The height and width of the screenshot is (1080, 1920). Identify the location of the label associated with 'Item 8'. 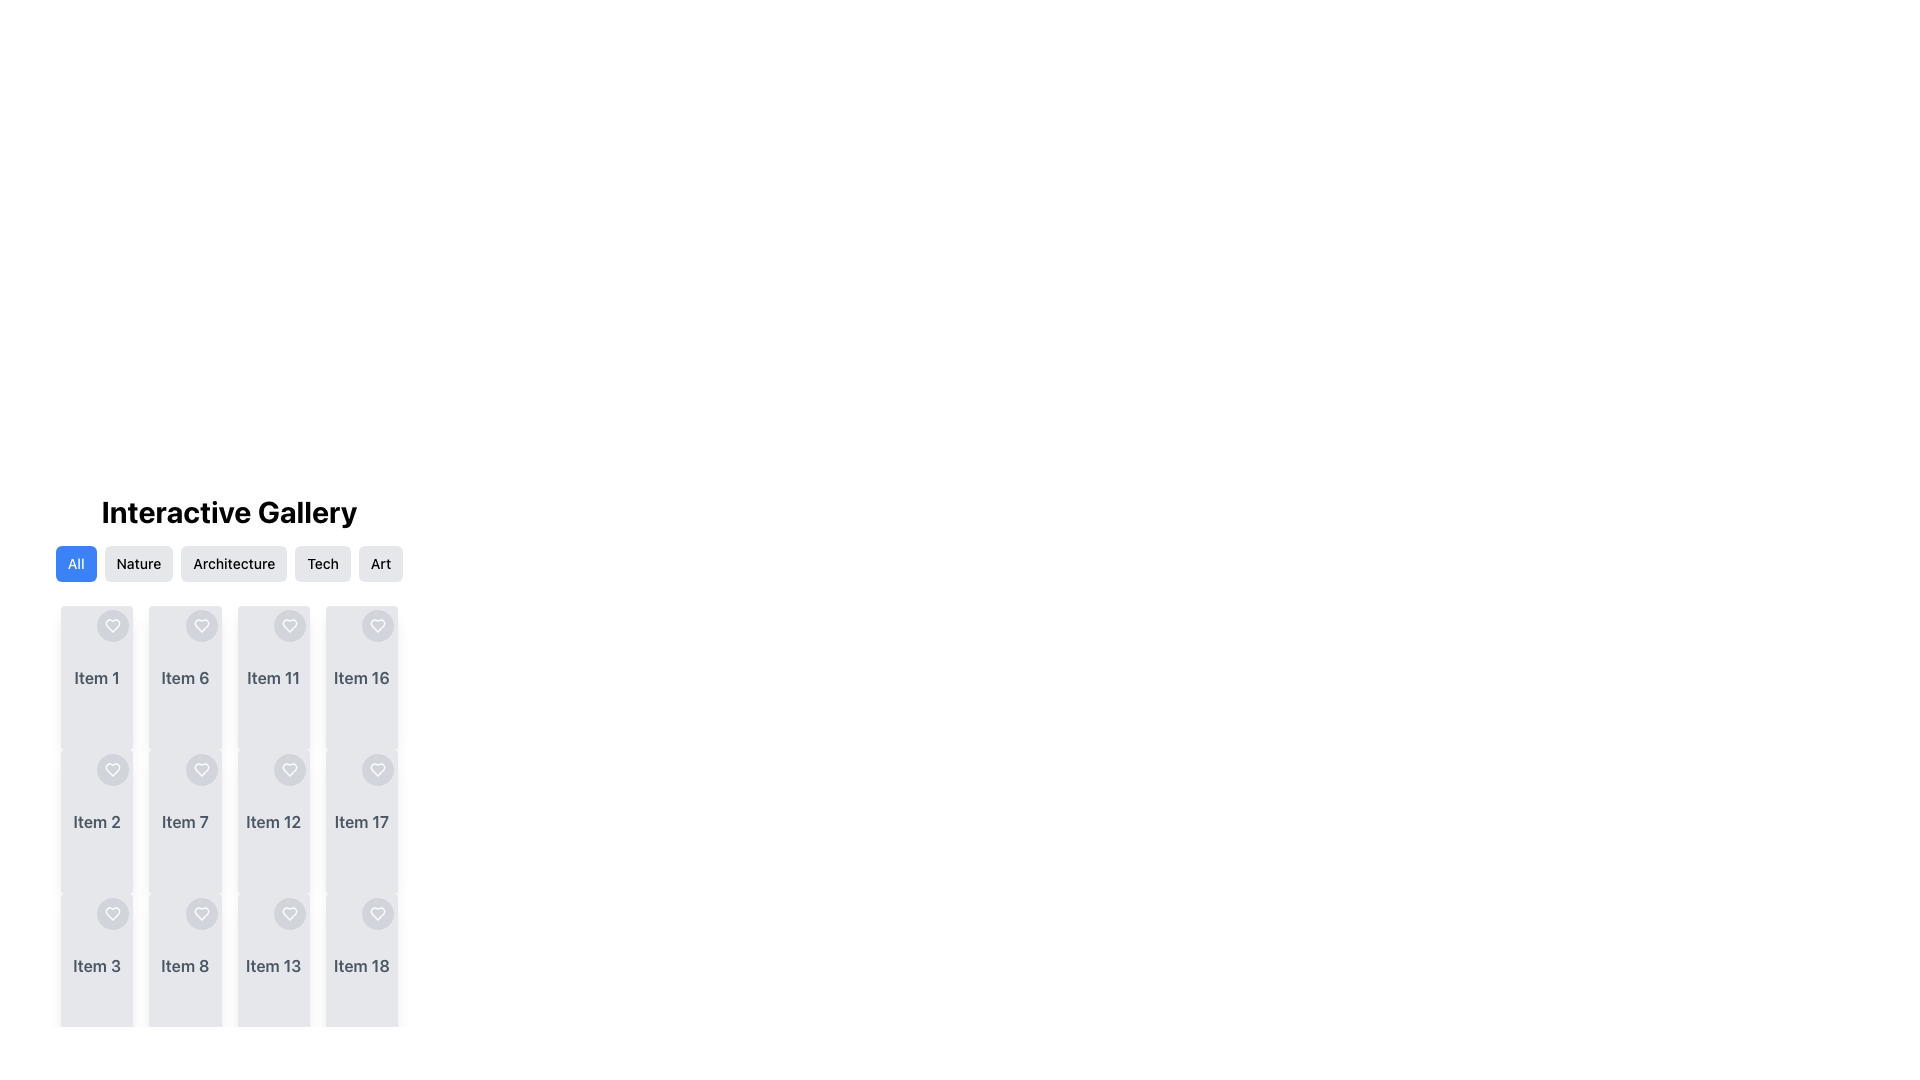
(194, 964).